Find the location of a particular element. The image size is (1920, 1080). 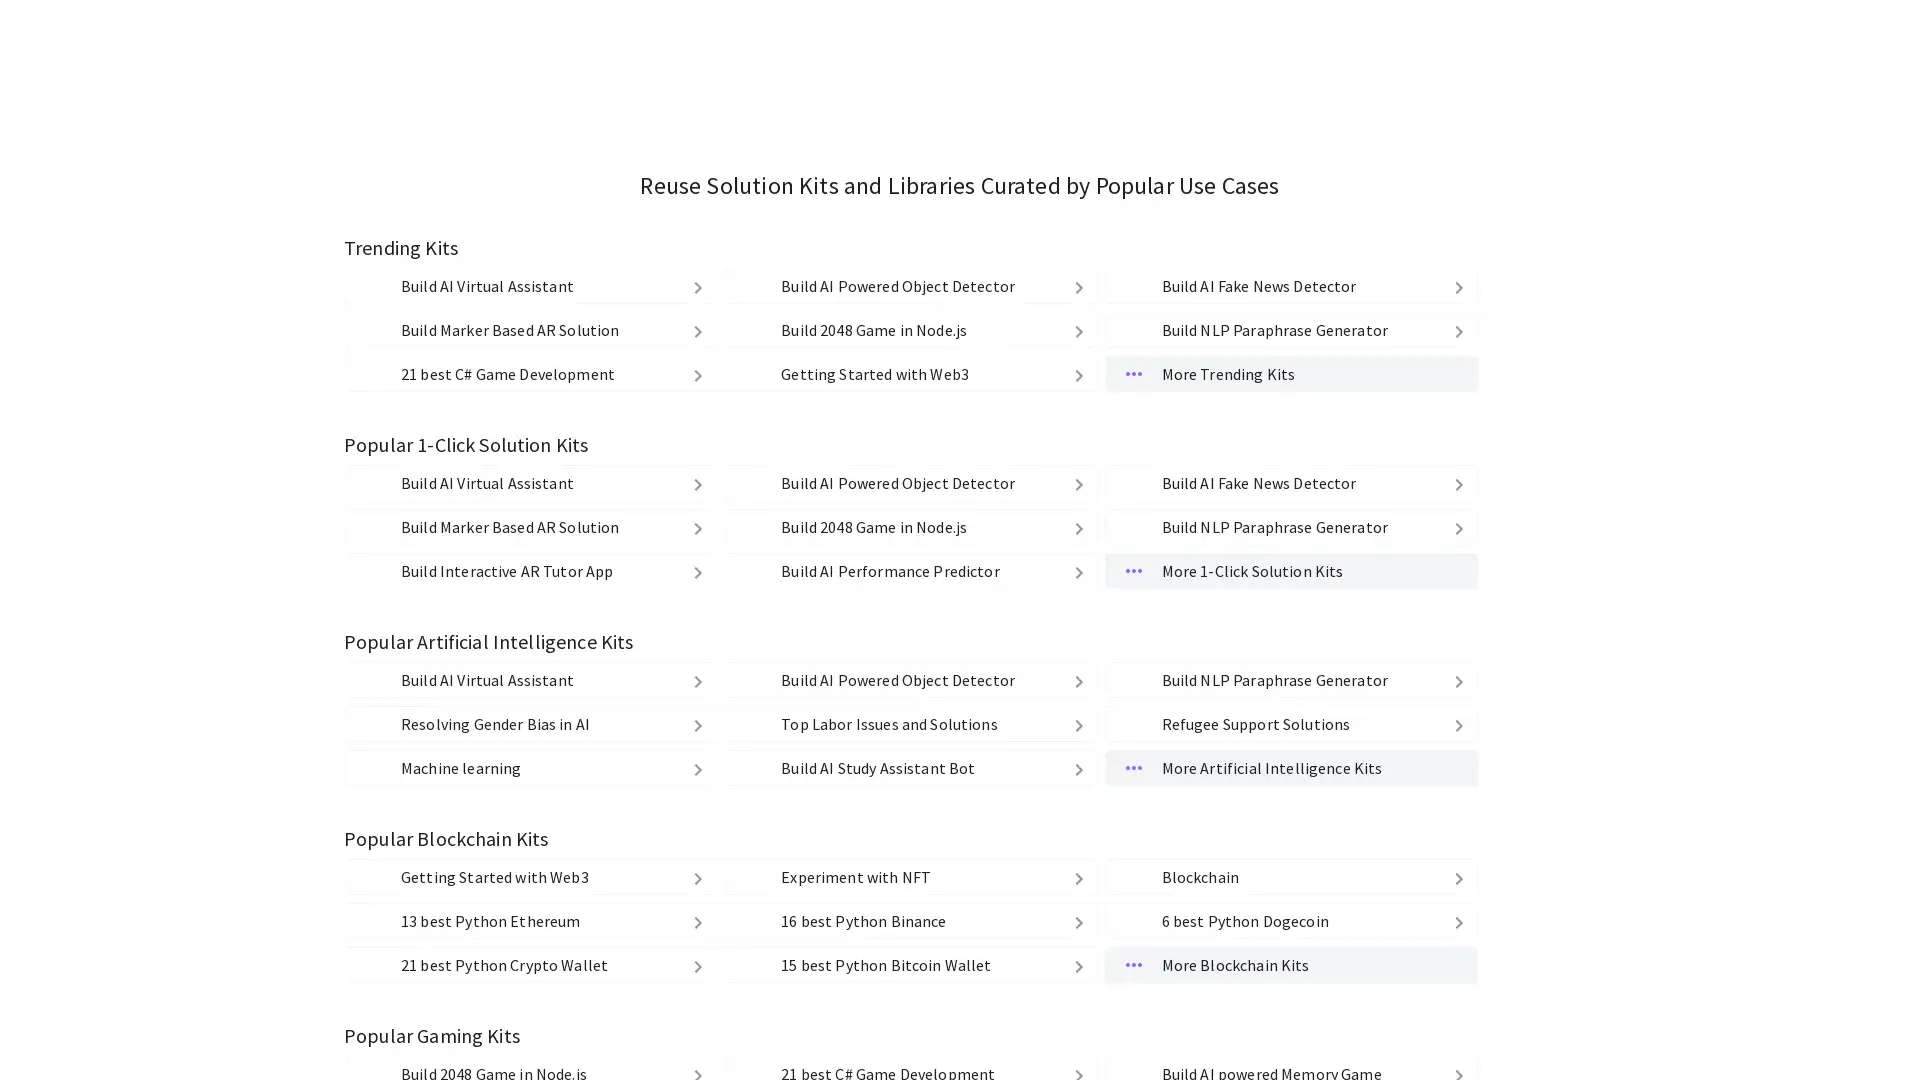

delete is located at coordinates (697, 877).